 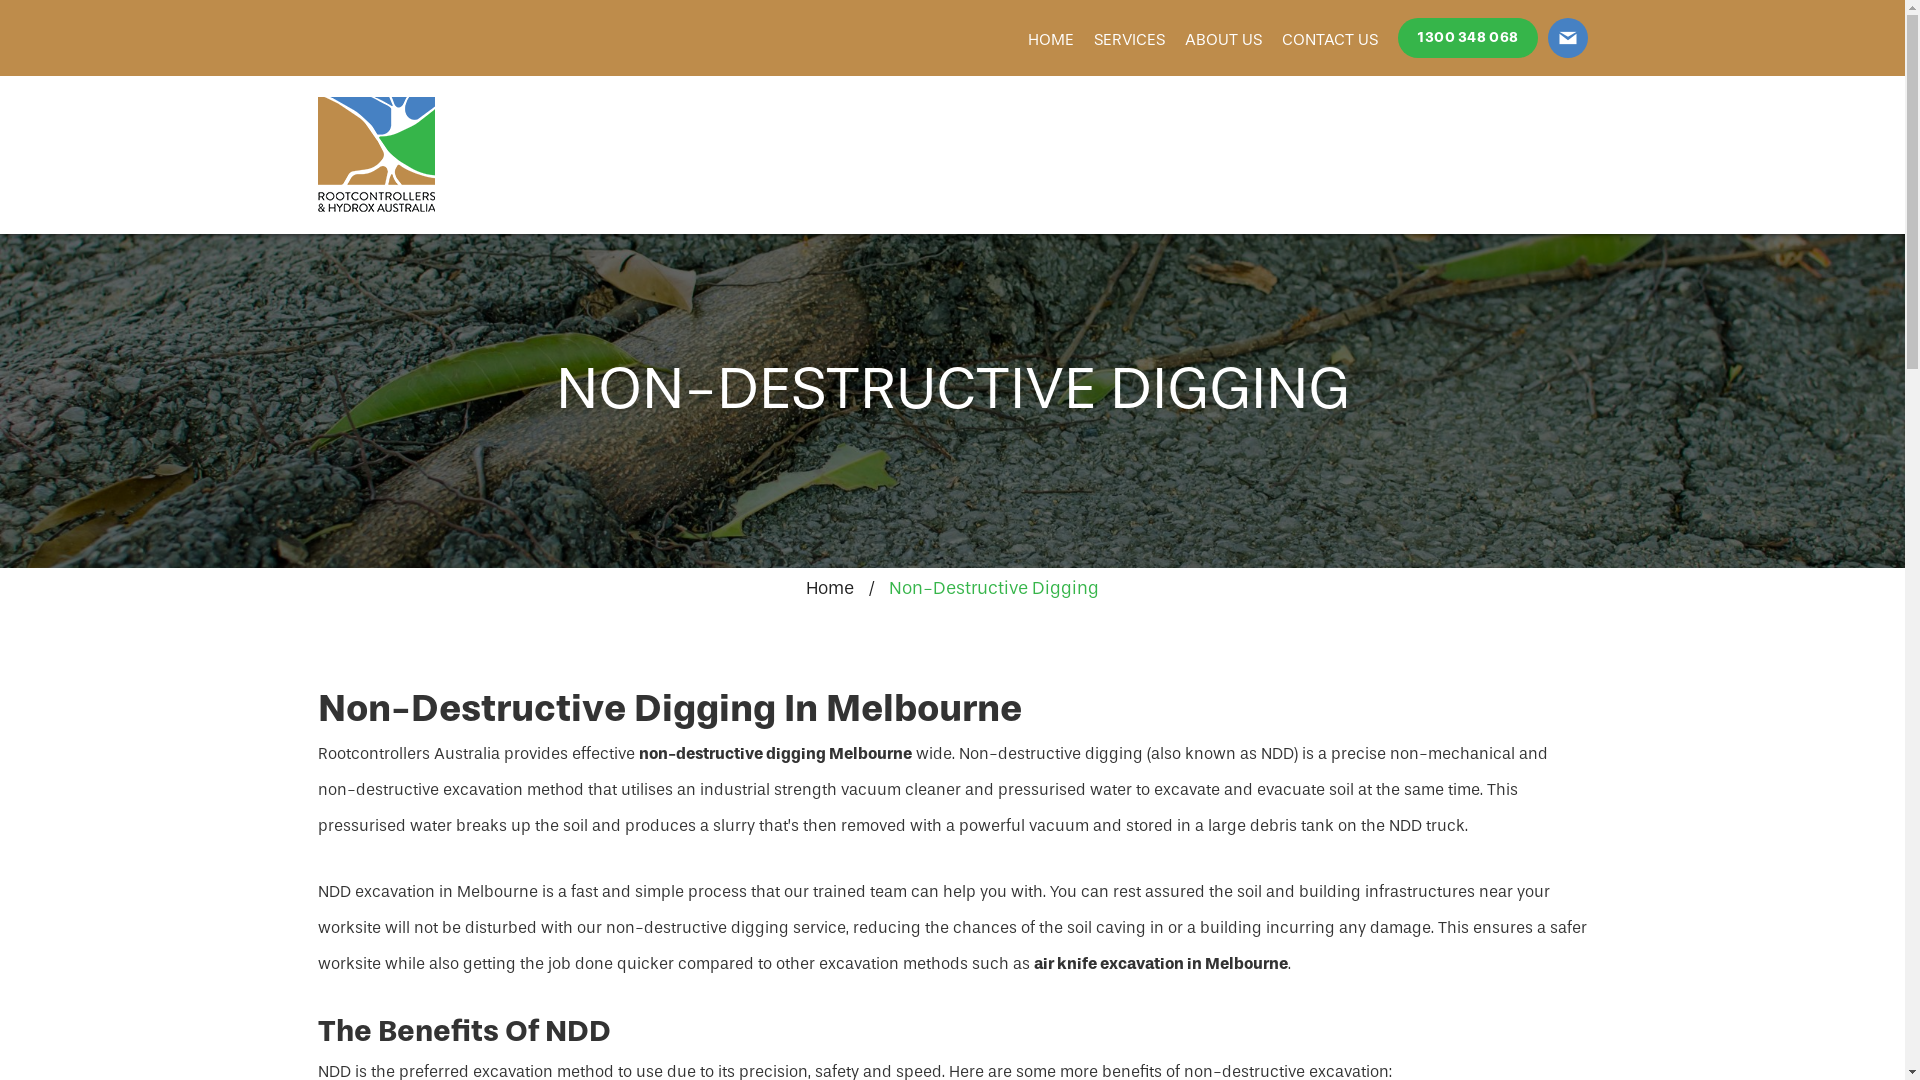 I want to click on '1300 348 068', so click(x=1468, y=38).